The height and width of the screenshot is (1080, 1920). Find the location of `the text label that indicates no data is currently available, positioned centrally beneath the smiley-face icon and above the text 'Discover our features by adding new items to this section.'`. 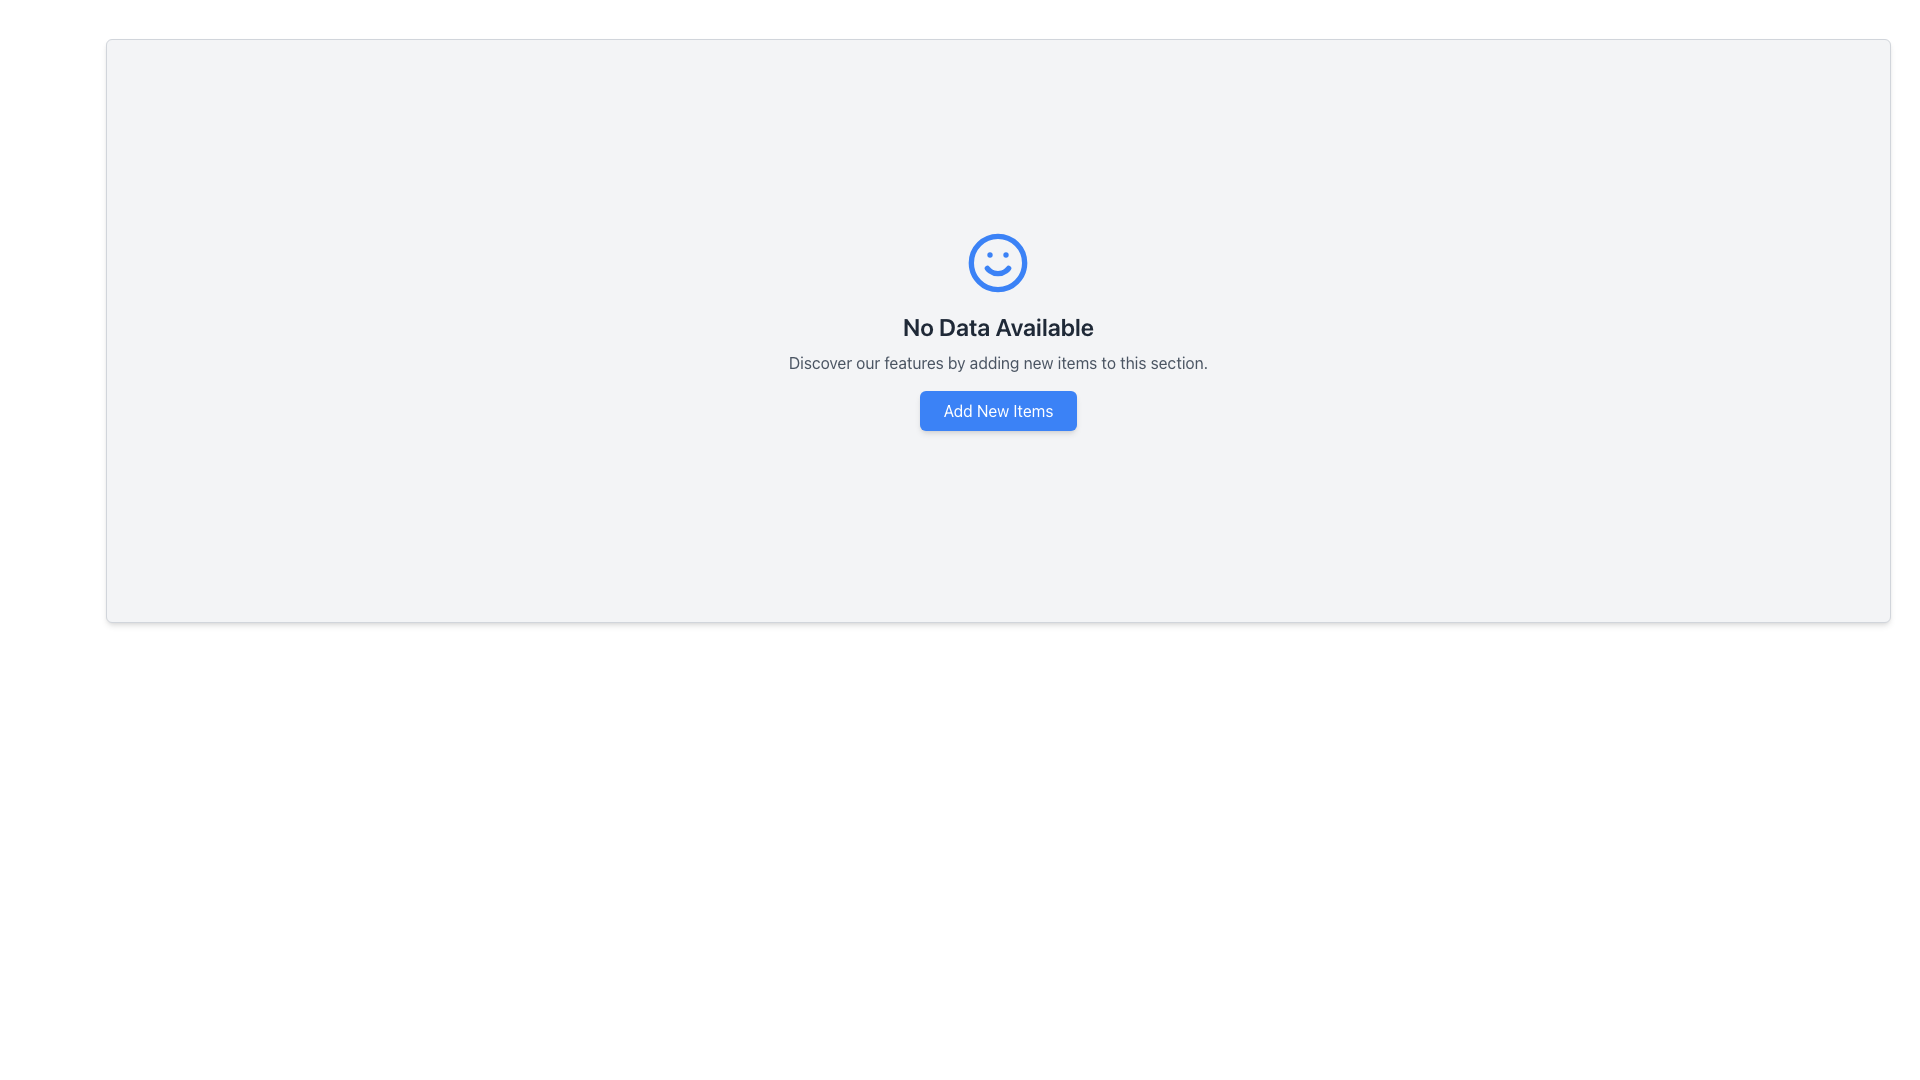

the text label that indicates no data is currently available, positioned centrally beneath the smiley-face icon and above the text 'Discover our features by adding new items to this section.' is located at coordinates (998, 326).